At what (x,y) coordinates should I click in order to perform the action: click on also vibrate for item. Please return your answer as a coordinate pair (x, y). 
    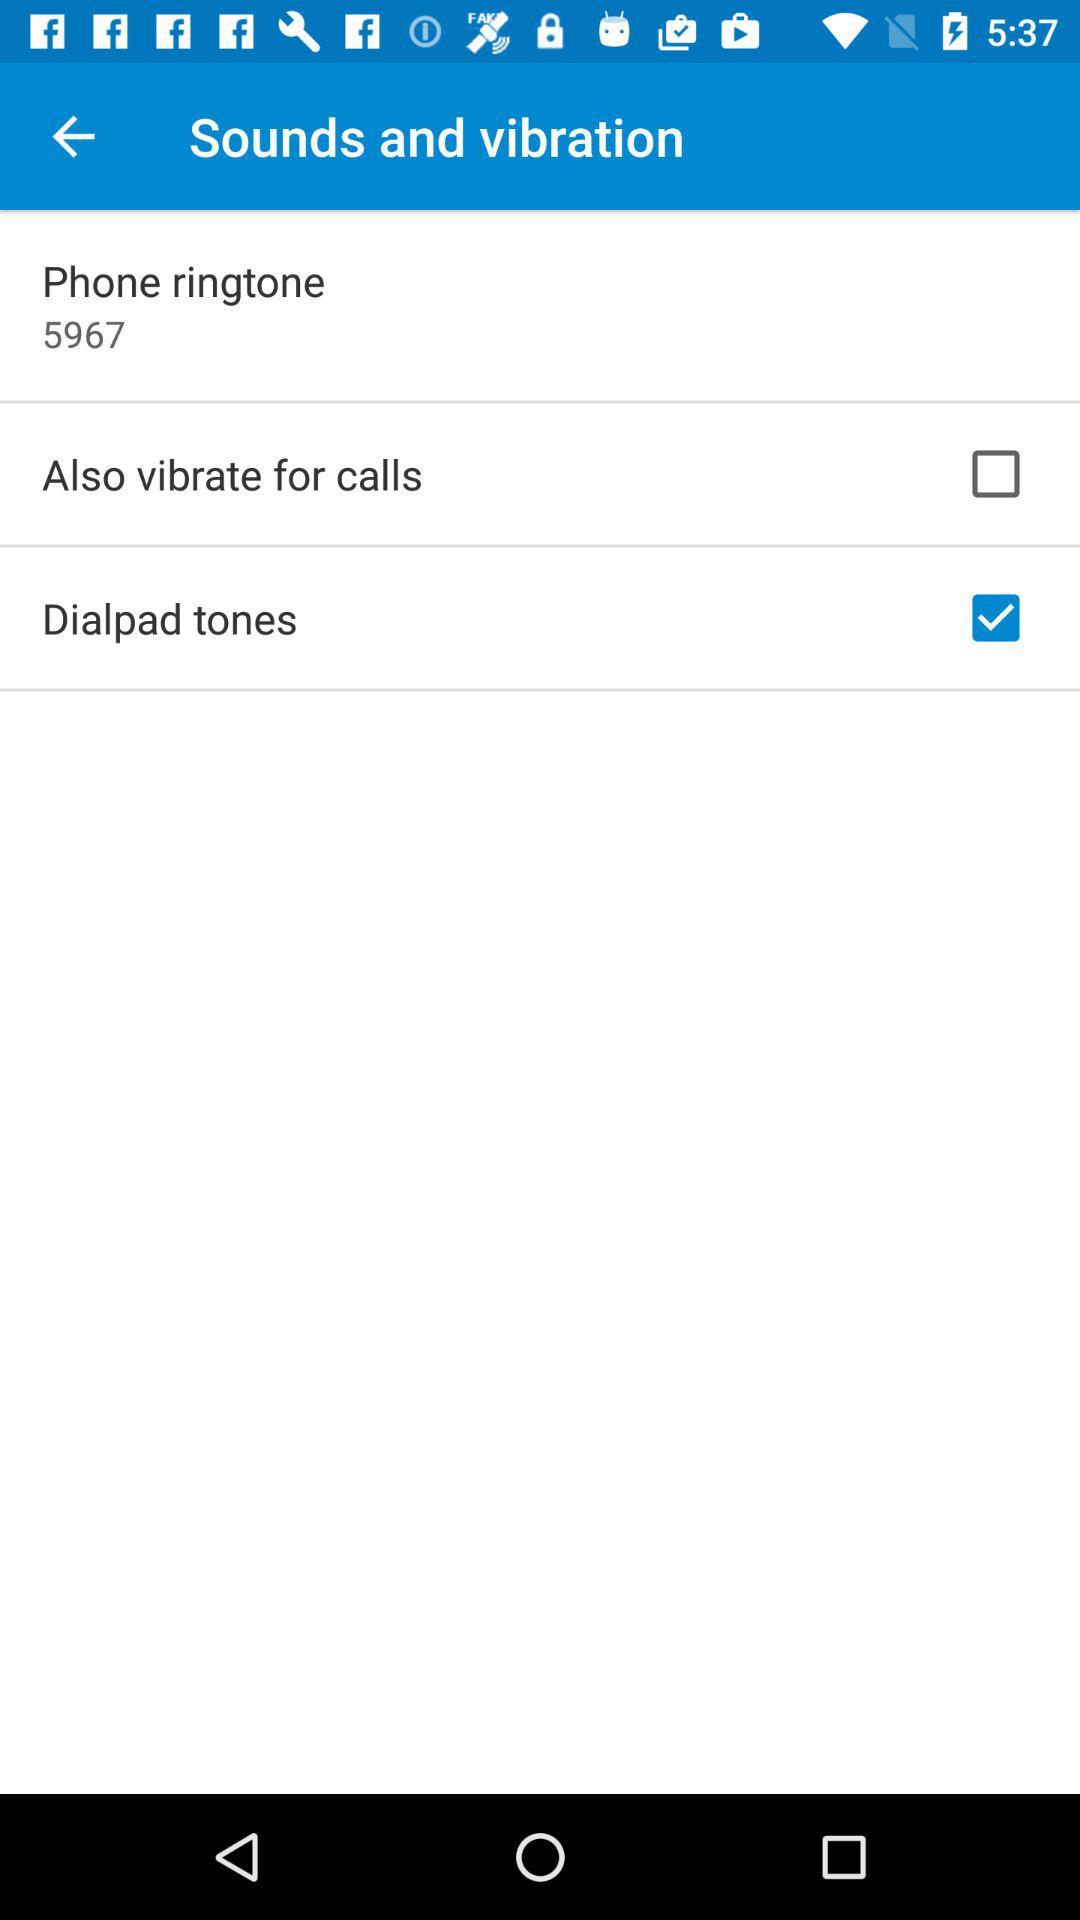
    Looking at the image, I should click on (231, 473).